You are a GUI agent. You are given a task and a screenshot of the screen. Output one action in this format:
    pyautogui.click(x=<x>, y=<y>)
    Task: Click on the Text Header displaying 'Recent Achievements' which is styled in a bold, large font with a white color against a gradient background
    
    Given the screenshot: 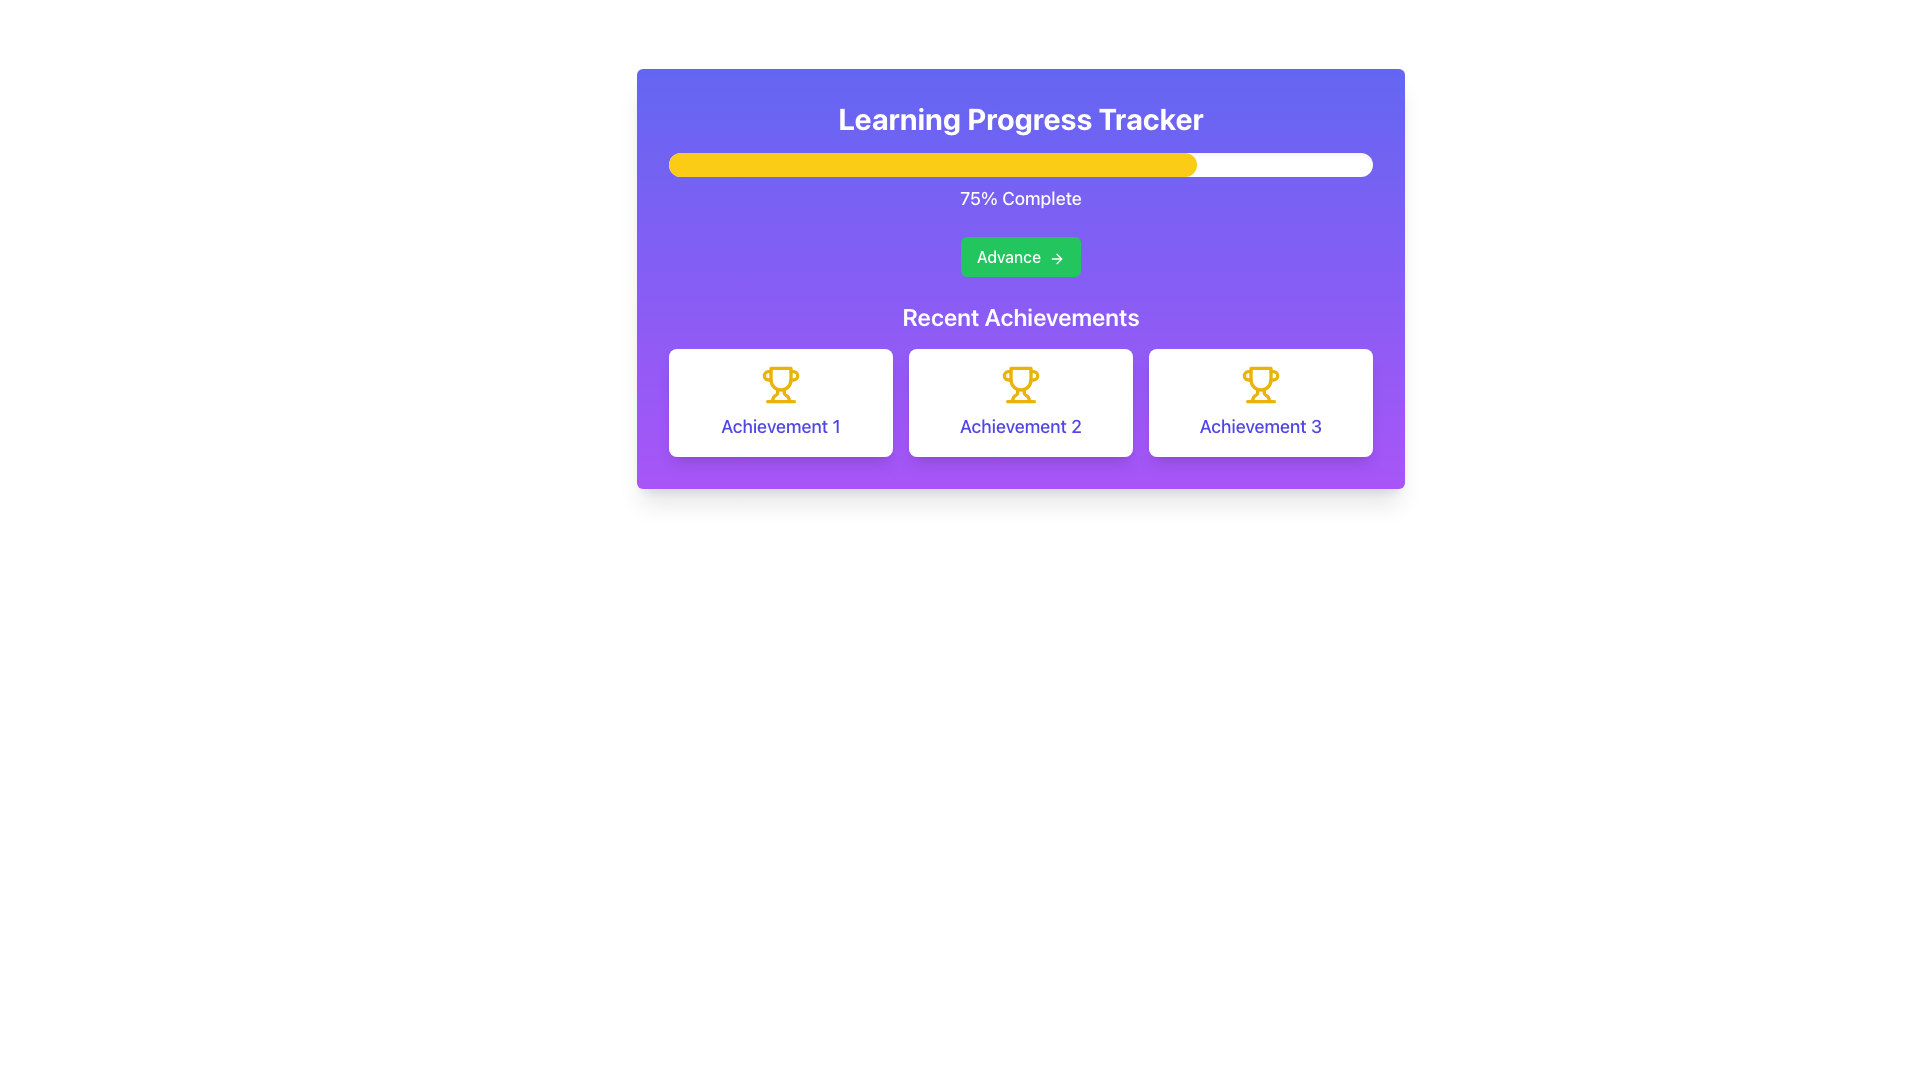 What is the action you would take?
    pyautogui.click(x=1021, y=315)
    